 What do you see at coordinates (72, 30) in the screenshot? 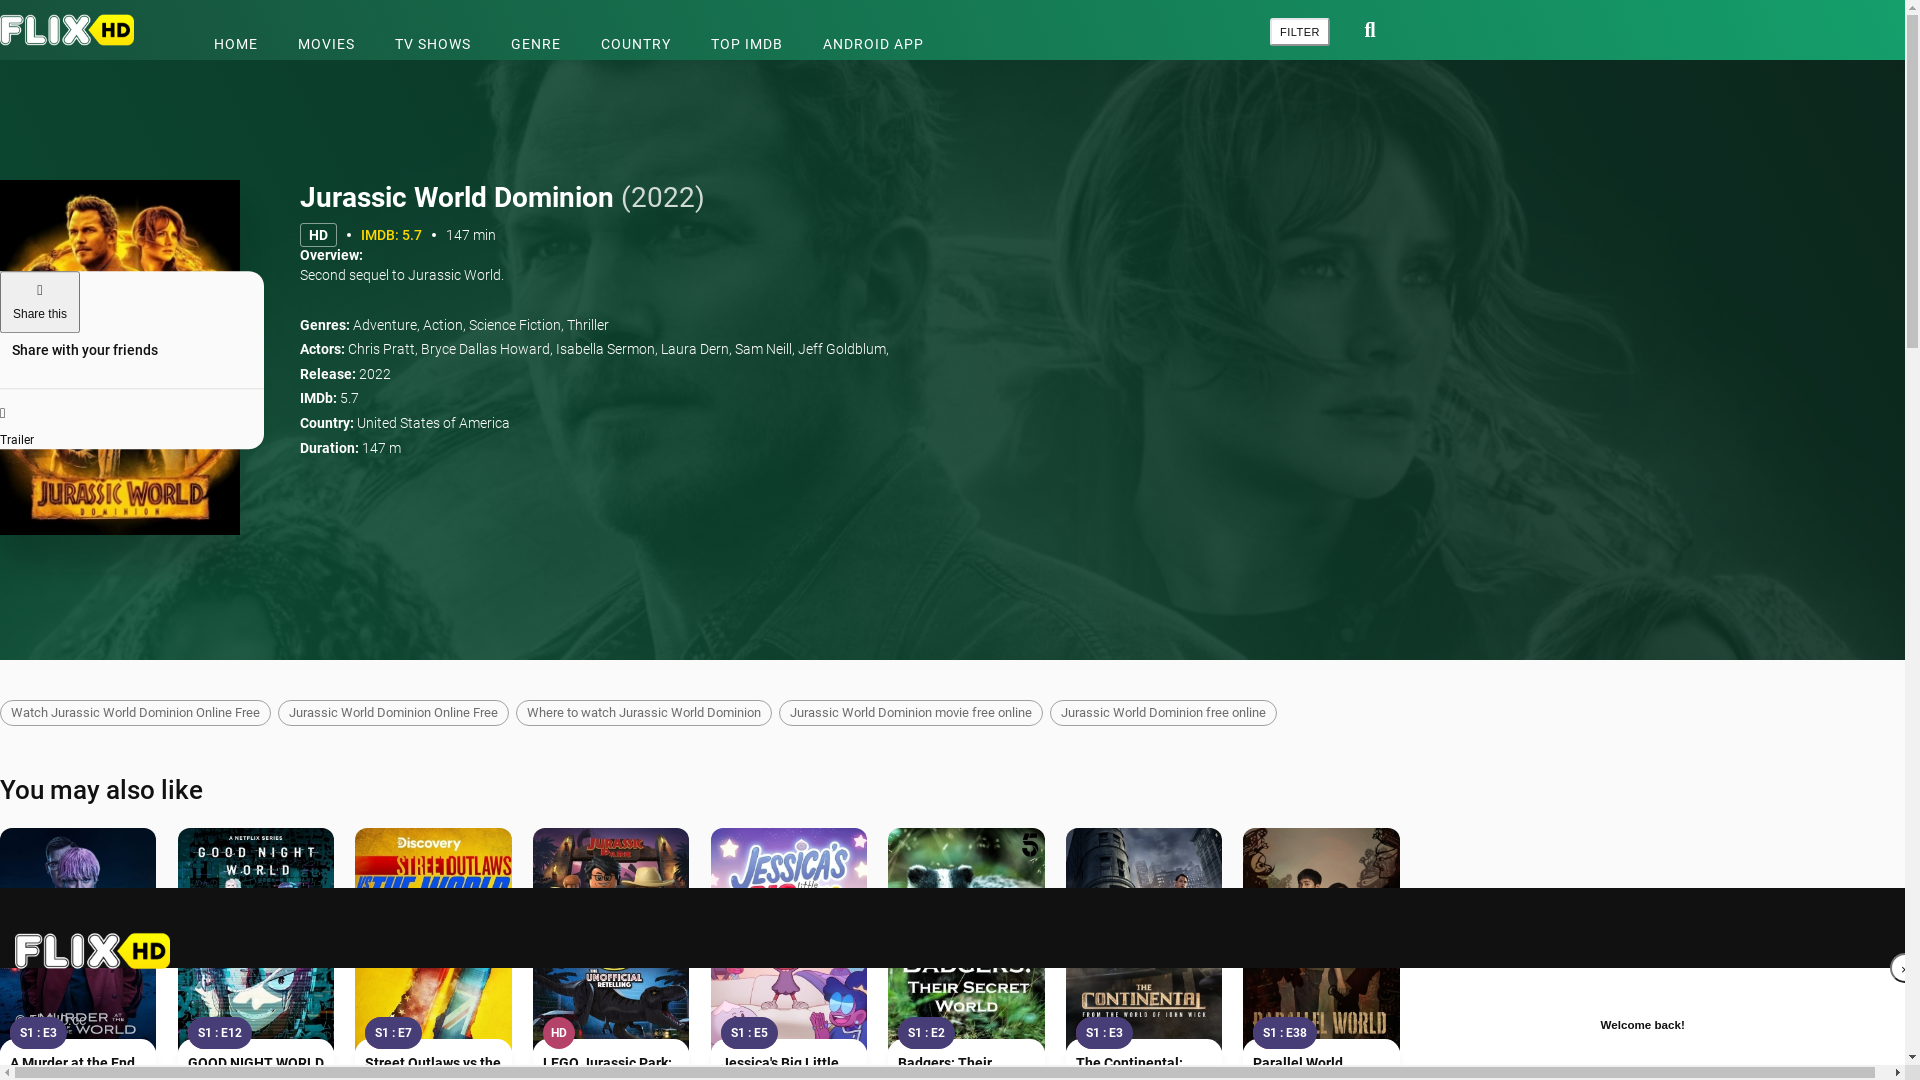
I see `'FlixHD.cc'` at bounding box center [72, 30].